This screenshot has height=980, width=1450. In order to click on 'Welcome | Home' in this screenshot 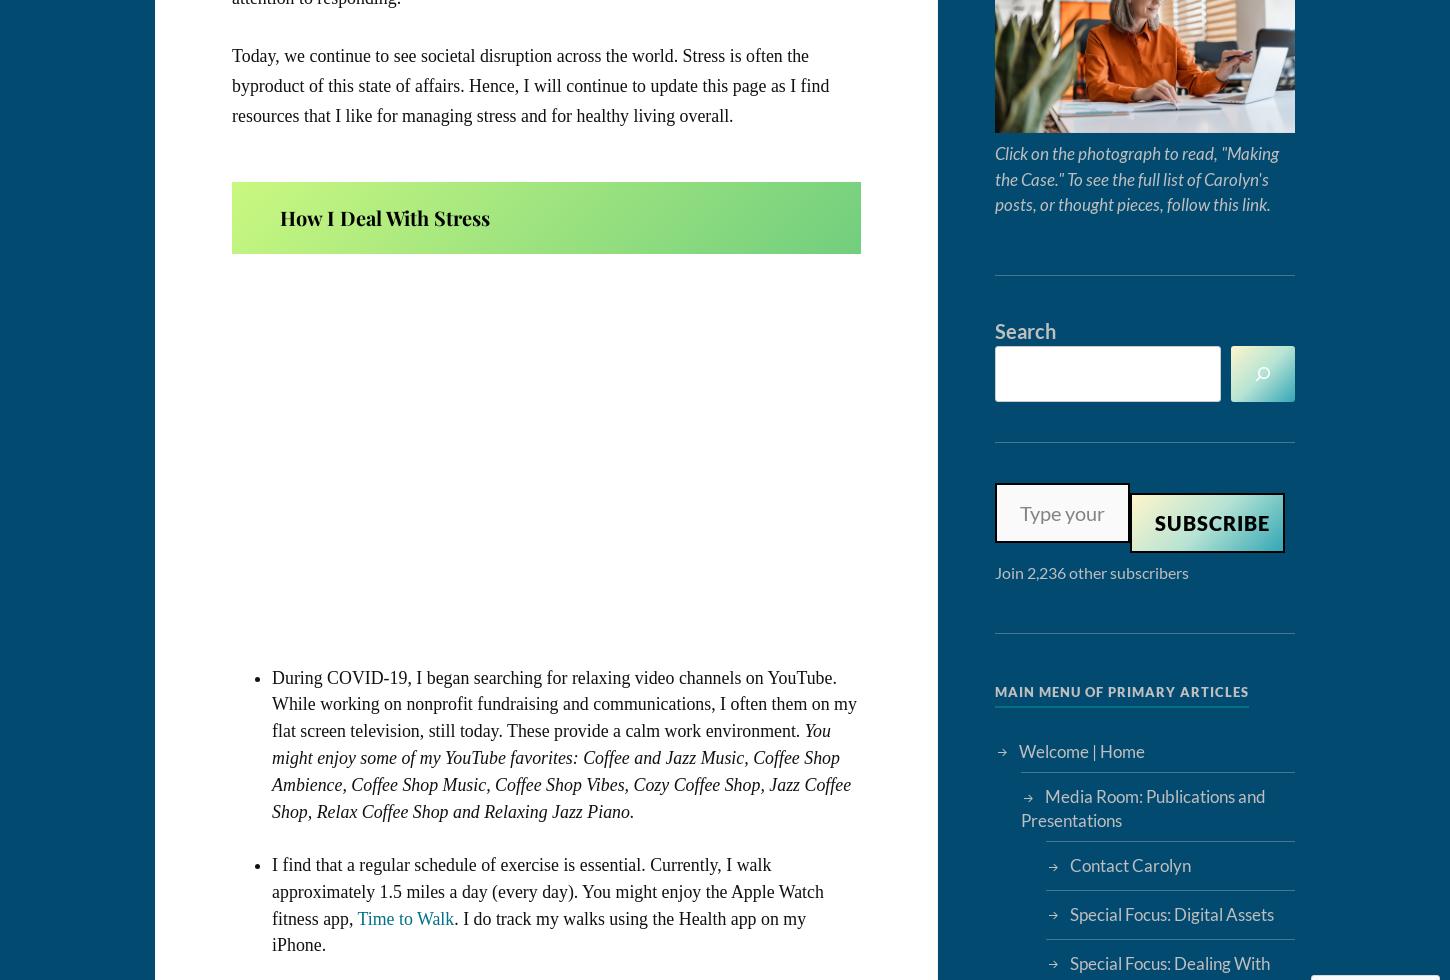, I will do `click(1081, 750)`.